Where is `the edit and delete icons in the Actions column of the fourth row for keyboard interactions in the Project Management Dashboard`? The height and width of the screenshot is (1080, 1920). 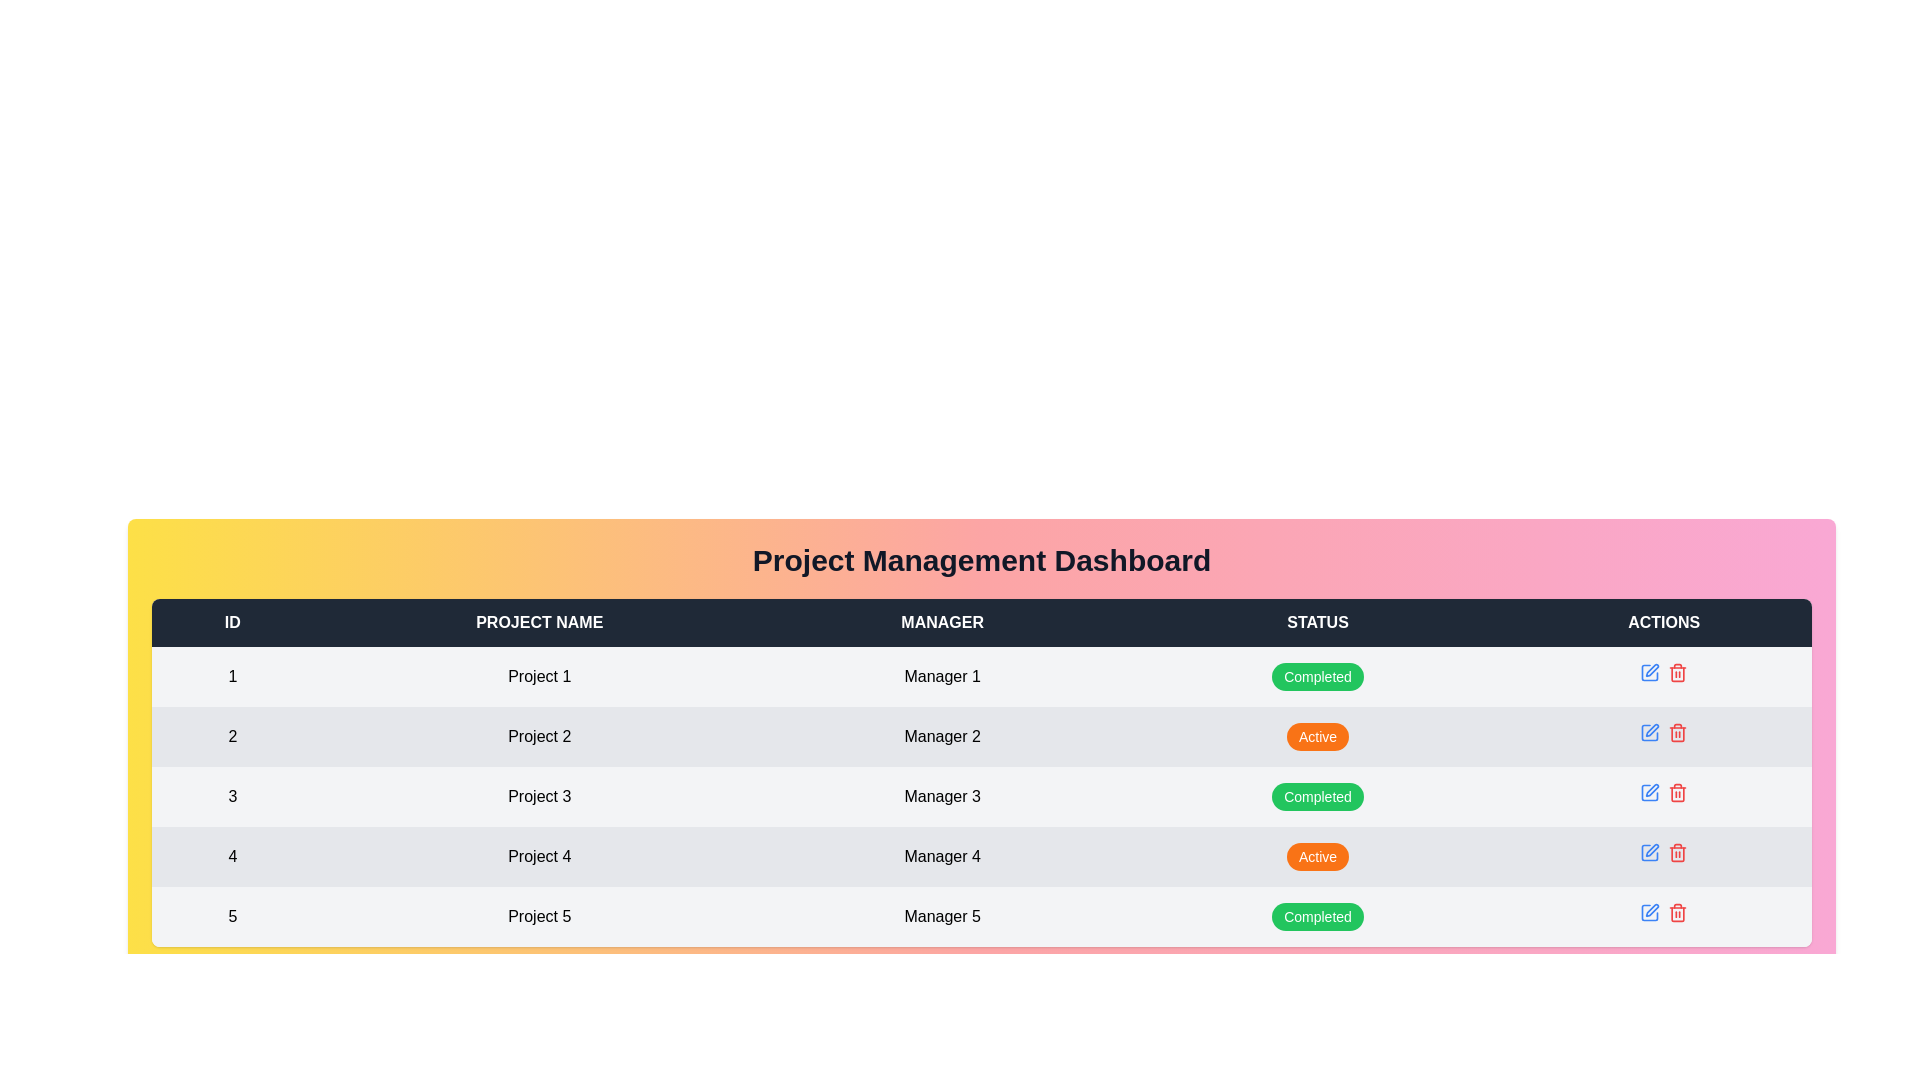
the edit and delete icons in the Actions column of the fourth row for keyboard interactions in the Project Management Dashboard is located at coordinates (1664, 852).